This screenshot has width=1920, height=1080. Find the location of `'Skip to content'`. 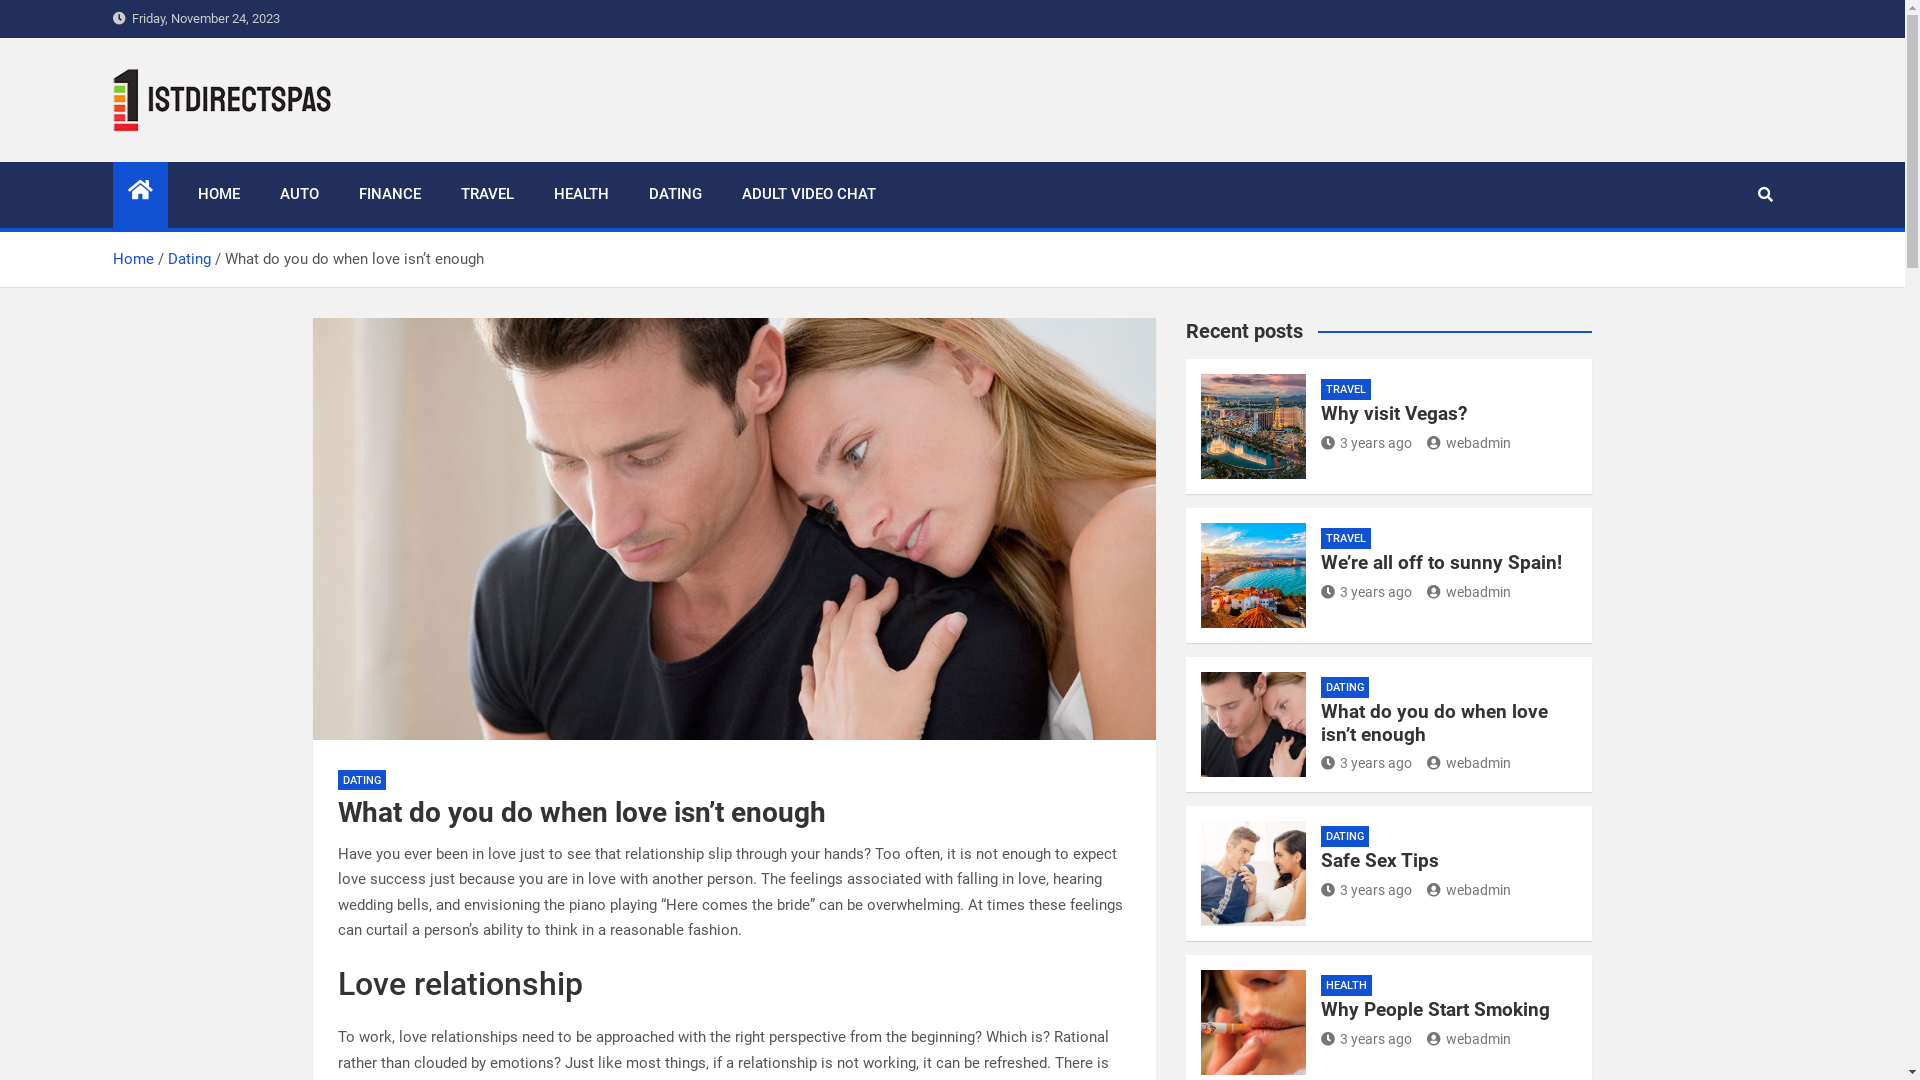

'Skip to content' is located at coordinates (0, 0).